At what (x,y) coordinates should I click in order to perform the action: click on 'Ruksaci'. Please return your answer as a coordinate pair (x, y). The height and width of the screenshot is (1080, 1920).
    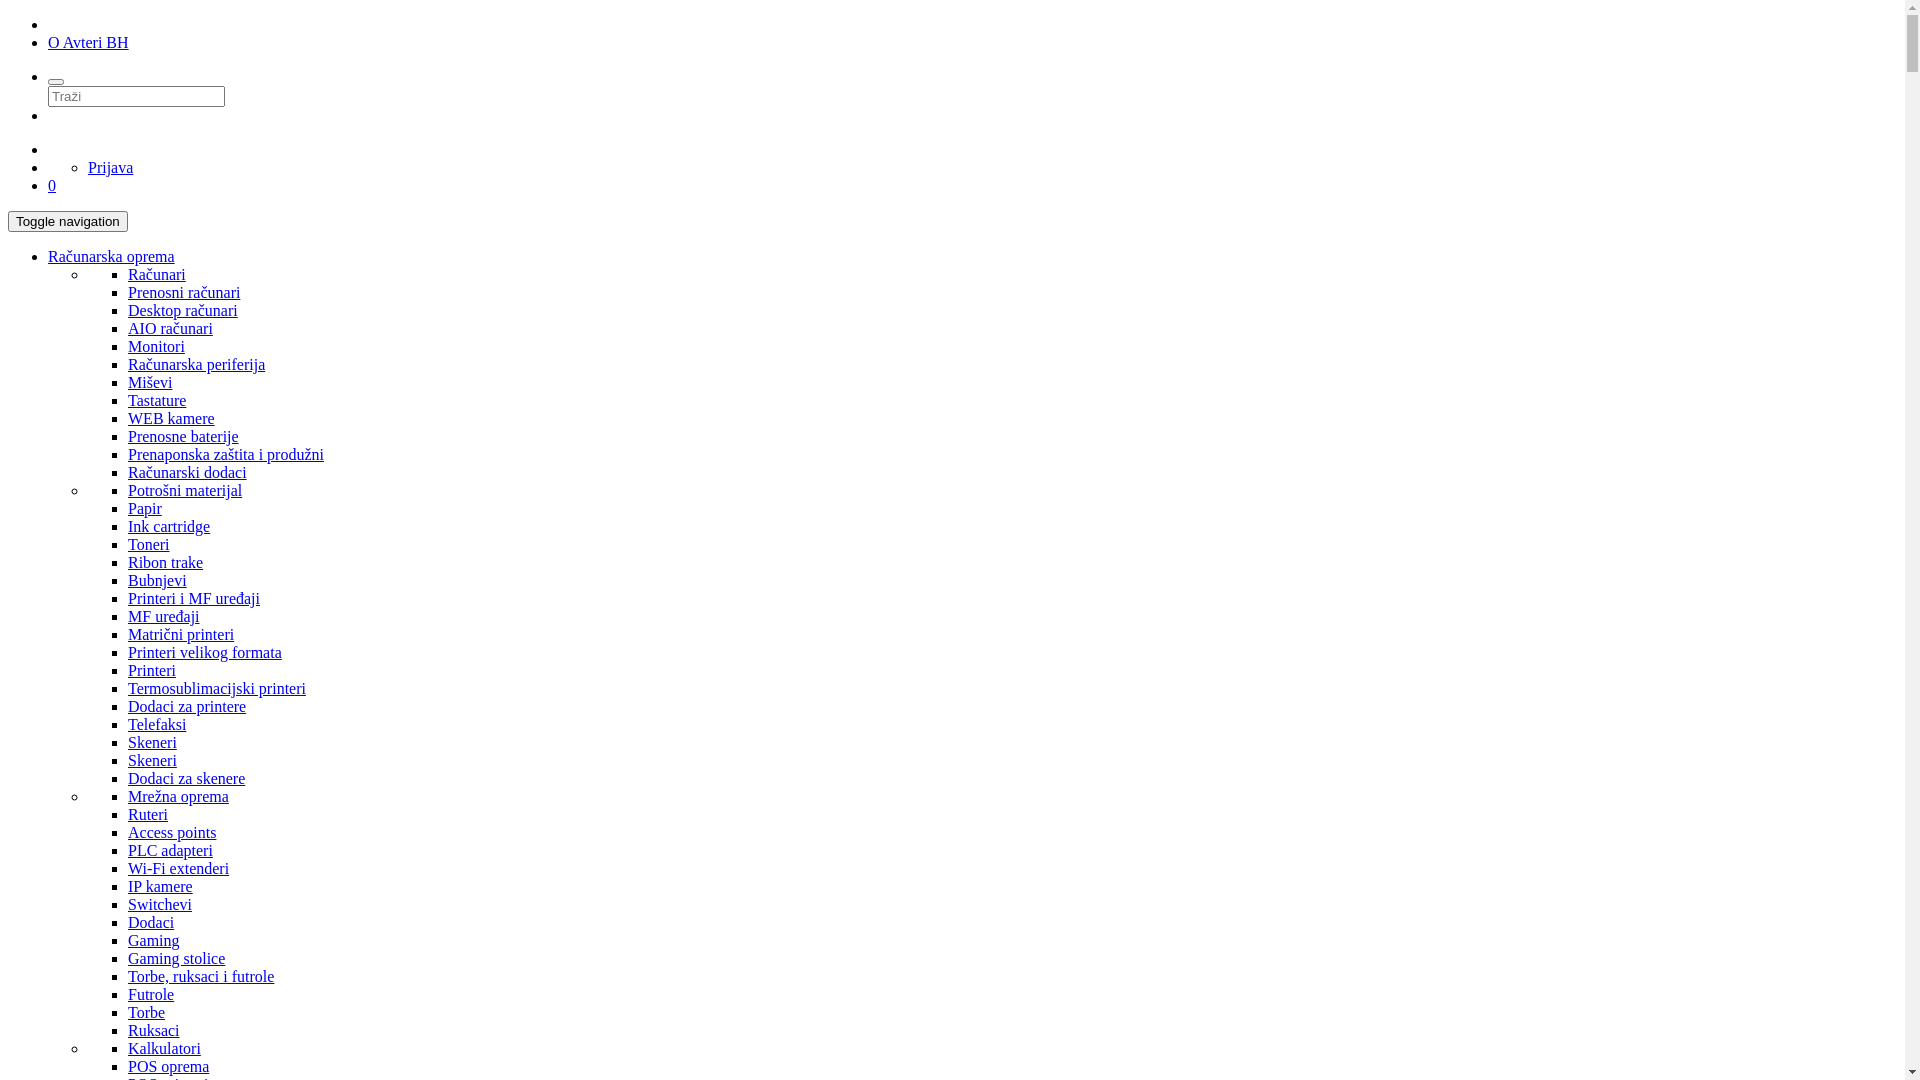
    Looking at the image, I should click on (152, 1030).